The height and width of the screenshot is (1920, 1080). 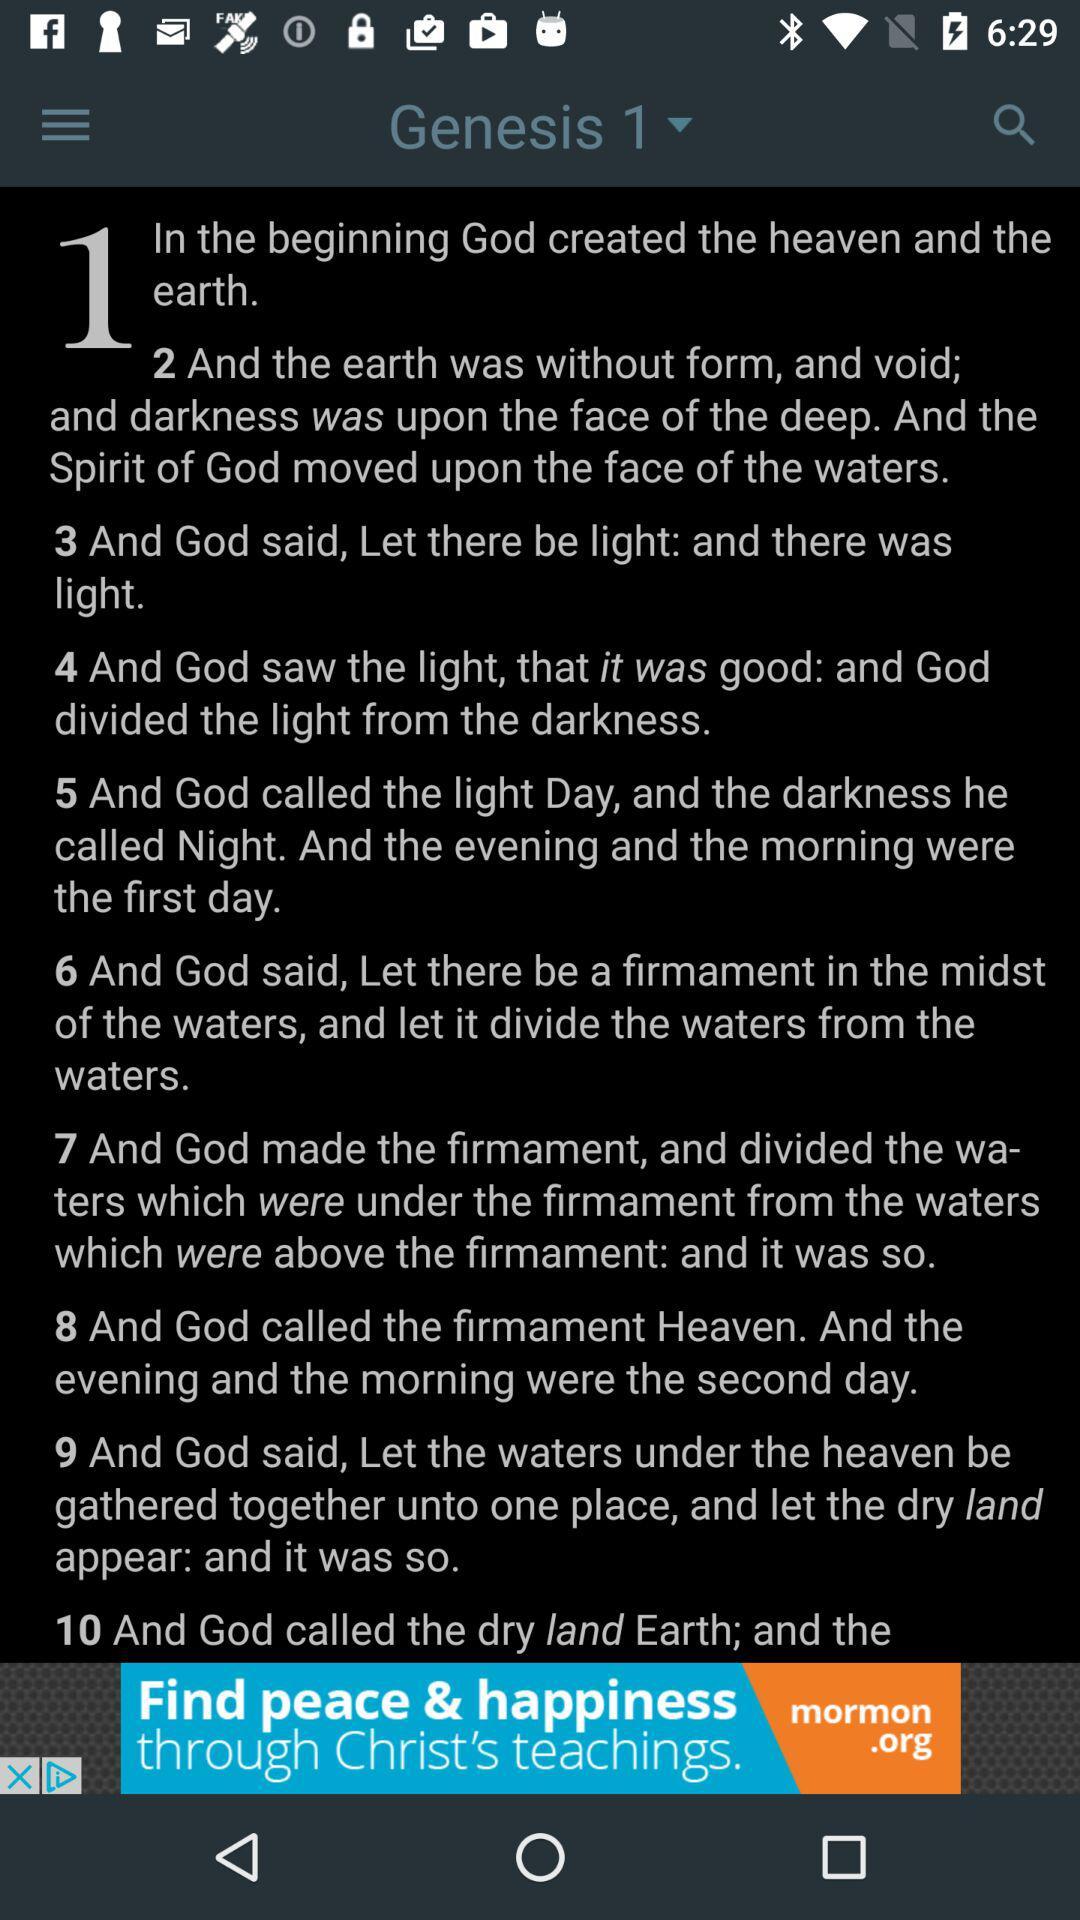 I want to click on the search, so click(x=1014, y=123).